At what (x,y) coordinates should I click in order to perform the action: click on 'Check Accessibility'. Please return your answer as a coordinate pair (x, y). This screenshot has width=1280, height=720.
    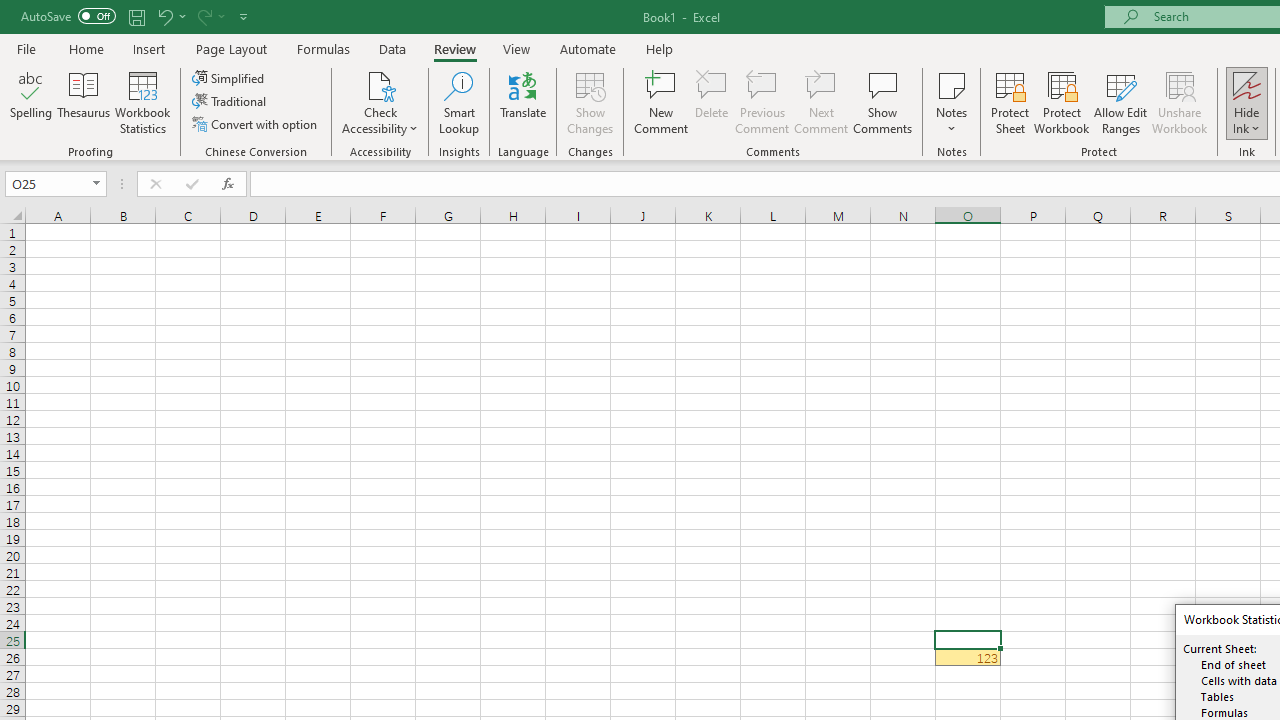
    Looking at the image, I should click on (380, 84).